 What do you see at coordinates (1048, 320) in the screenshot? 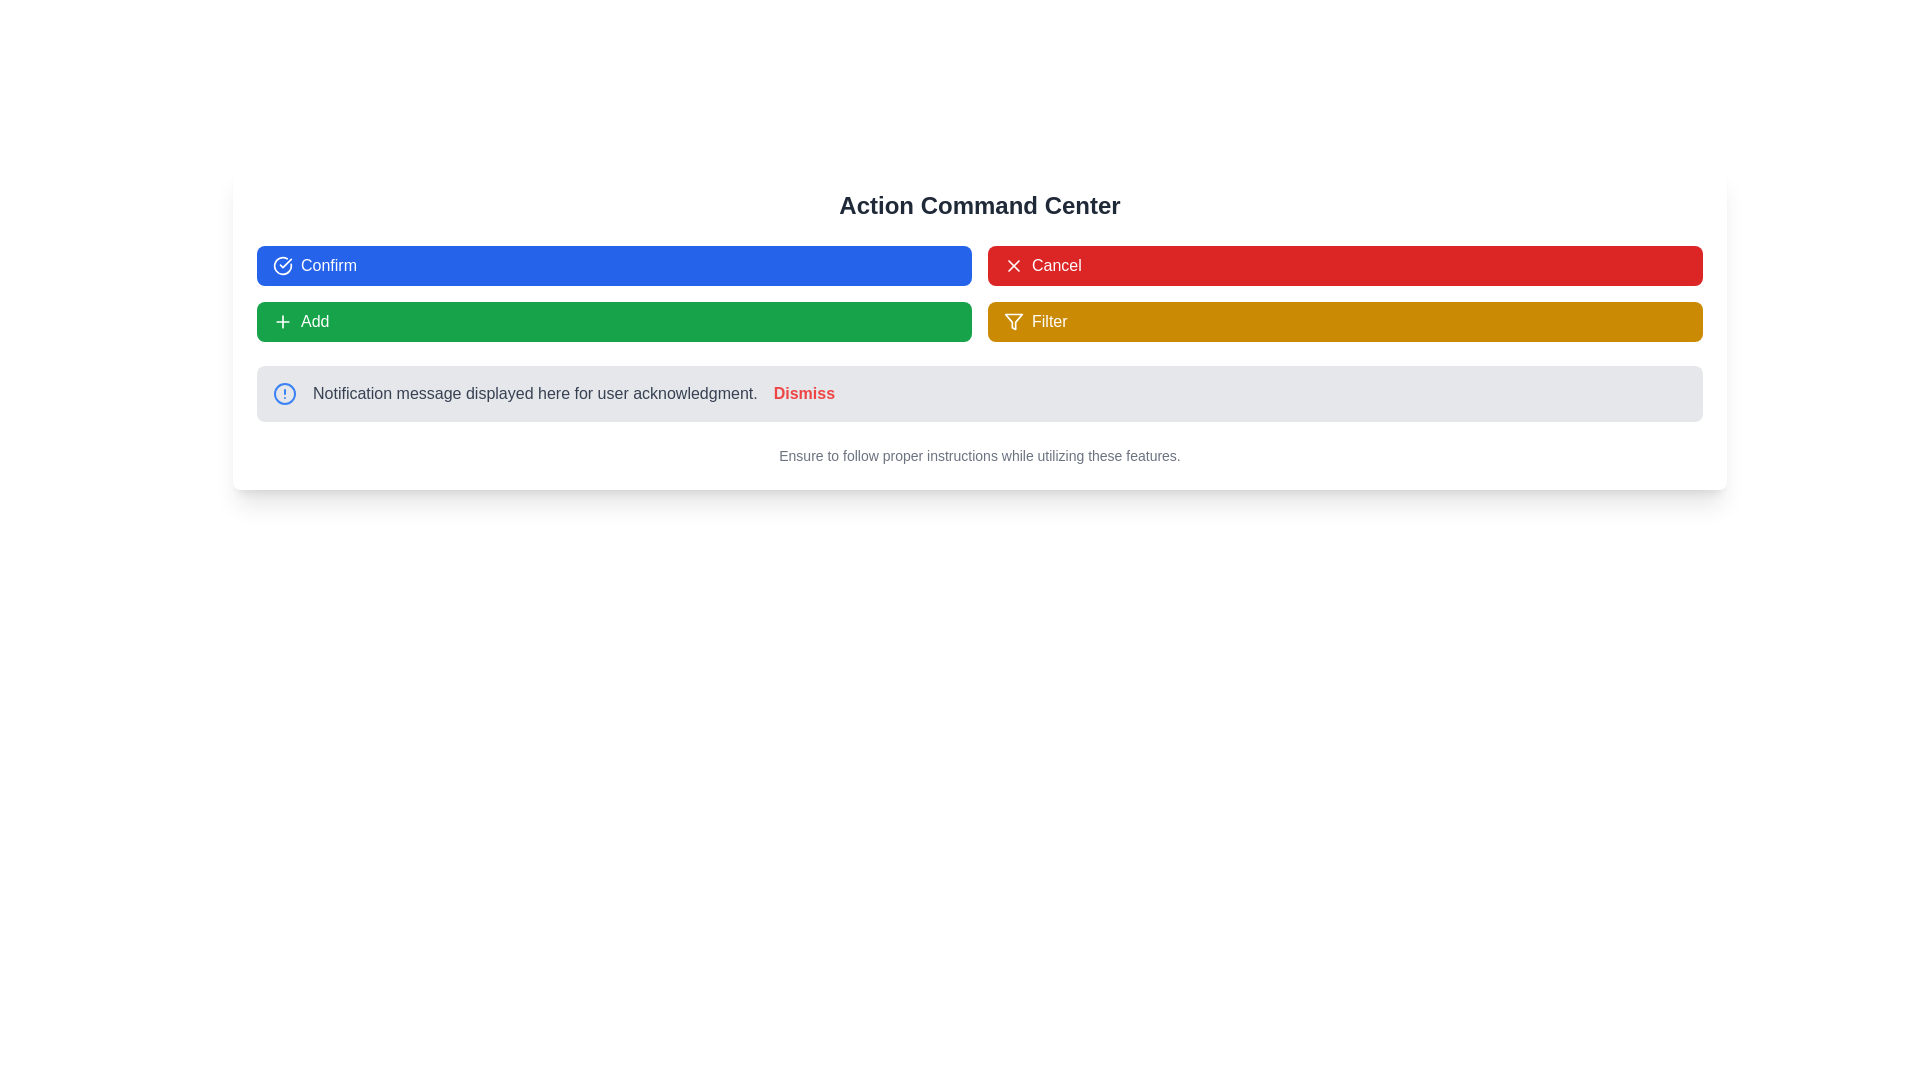
I see `text of the 'Filter' label displayed in white on a yellow-orange button located in the top right area of the control panel interface, adjacent to the 'Add' button` at bounding box center [1048, 320].